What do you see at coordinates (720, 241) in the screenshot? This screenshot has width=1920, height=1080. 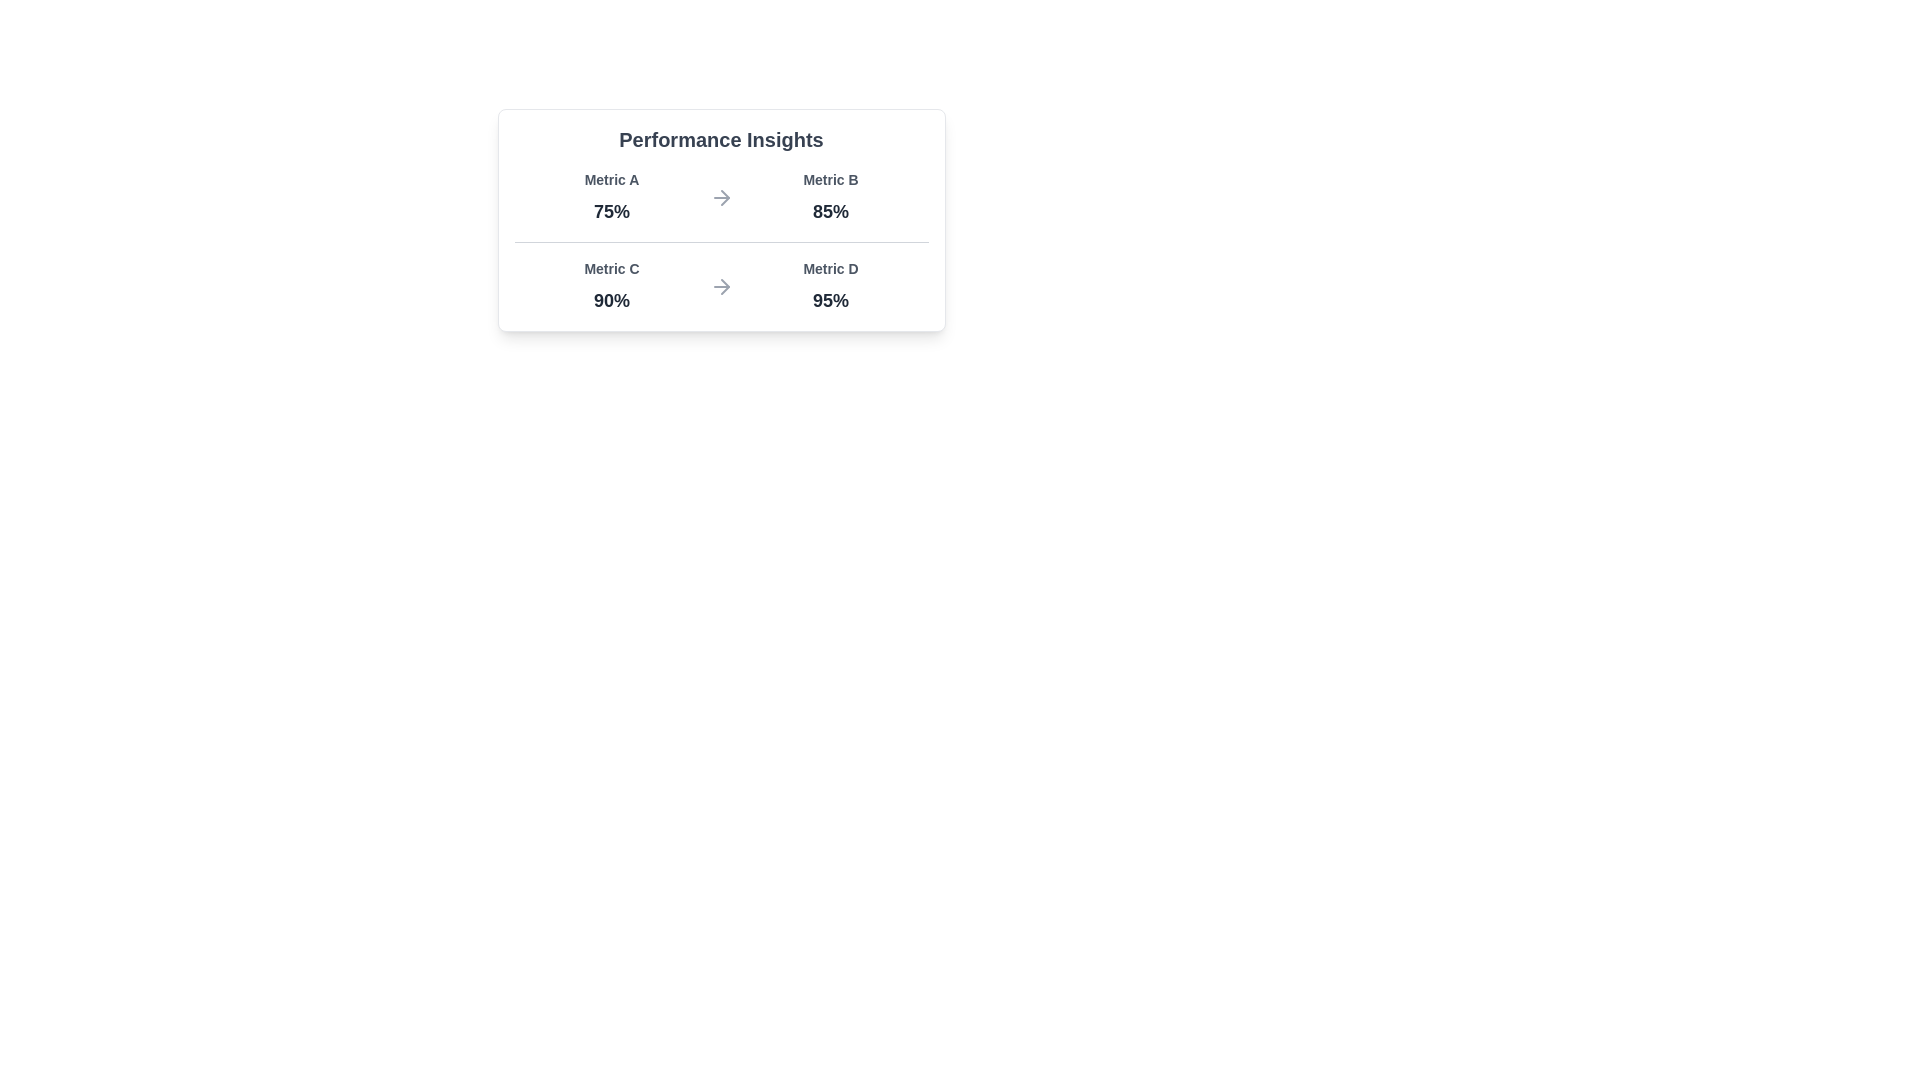 I see `the performance metrics table in the 'Performance Insights' card` at bounding box center [720, 241].